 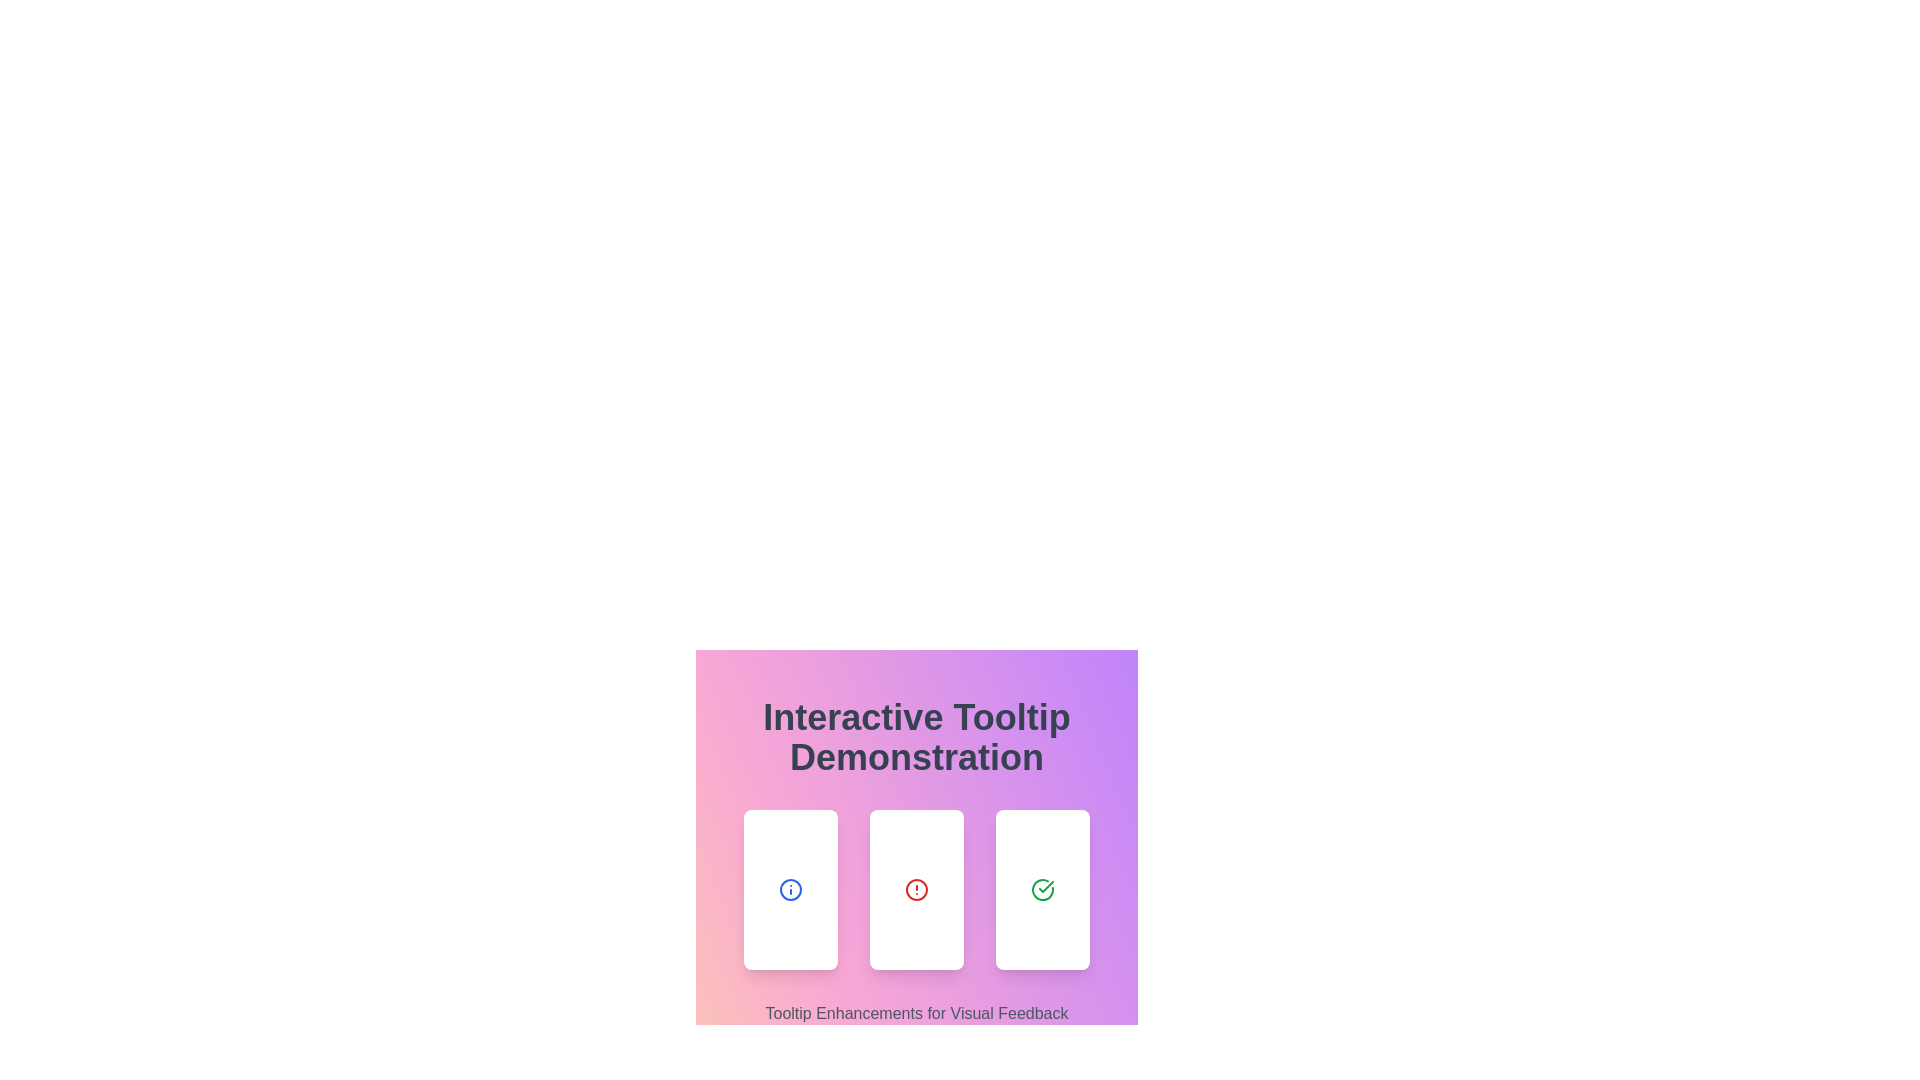 What do you see at coordinates (915, 737) in the screenshot?
I see `heading text located at the top of the content section, centered above the smaller informational cards` at bounding box center [915, 737].